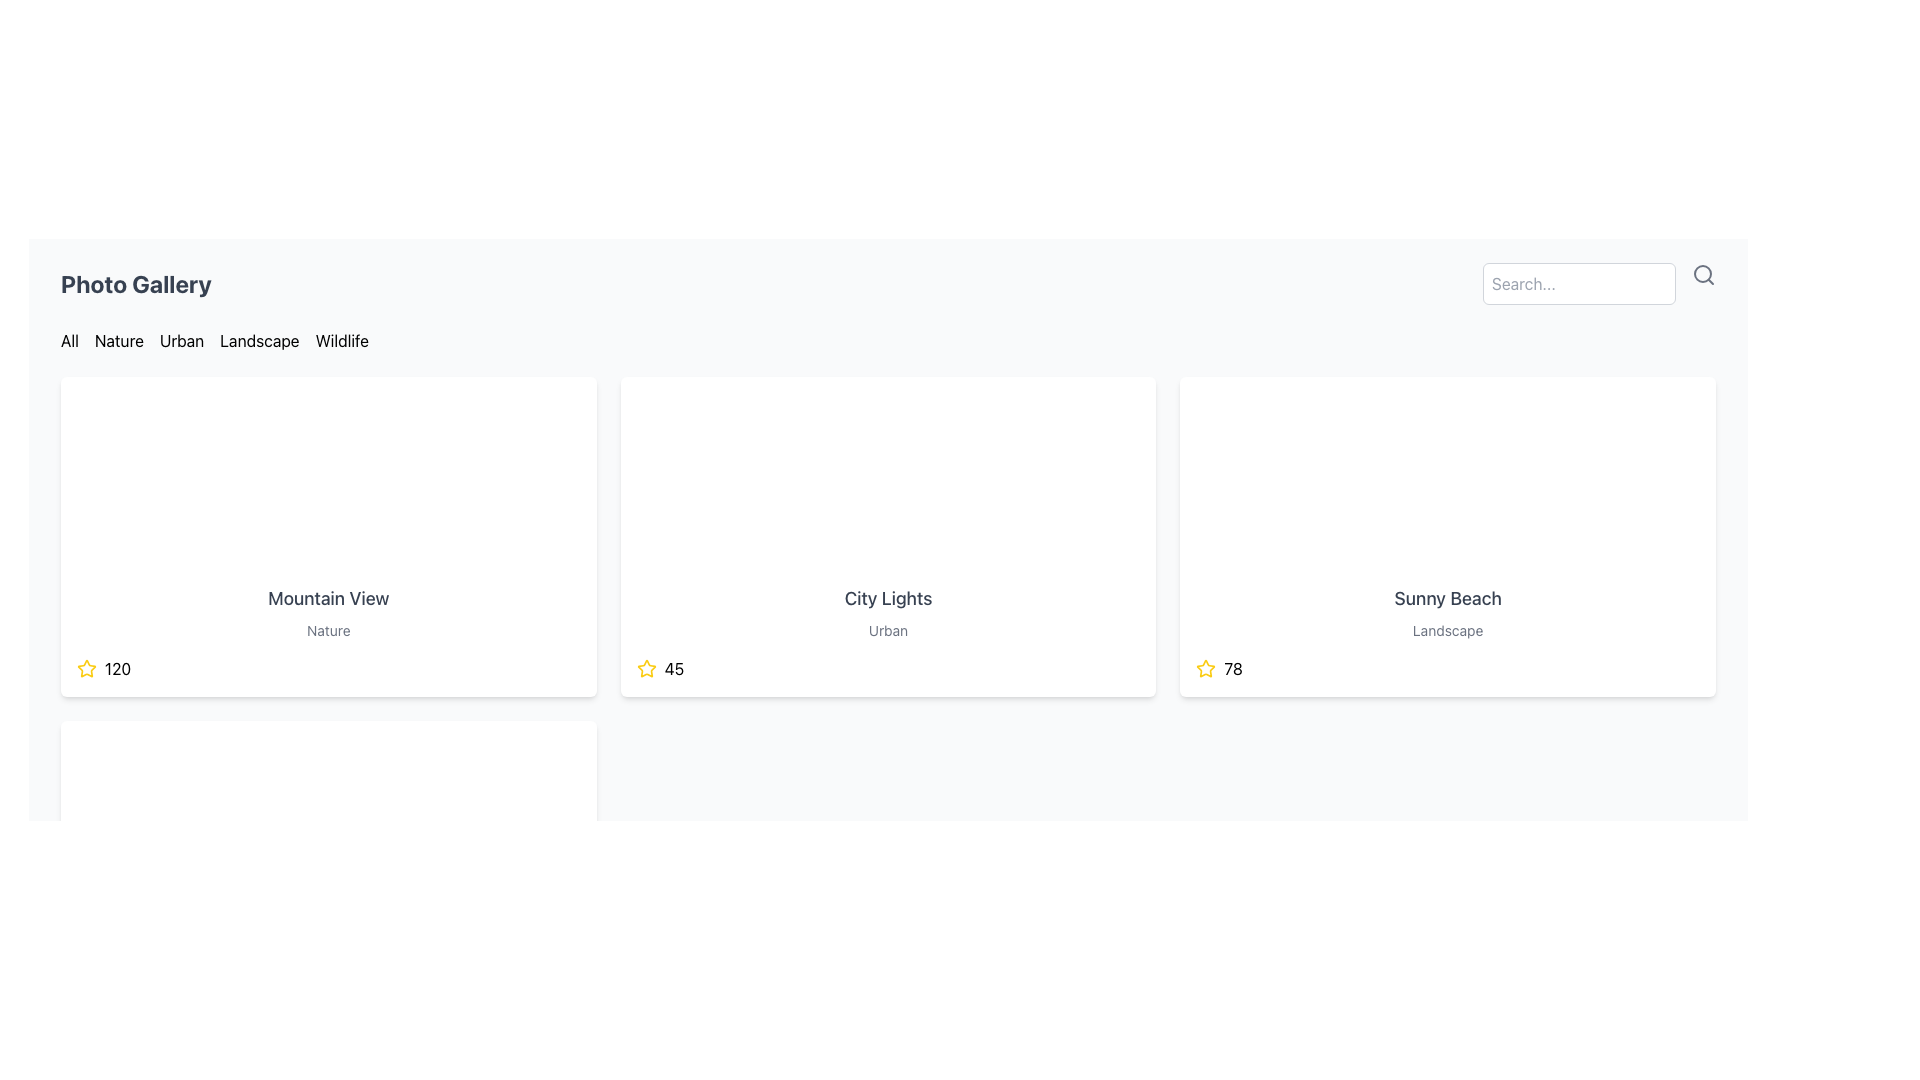  What do you see at coordinates (328, 597) in the screenshot?
I see `text label that serves as the title for the first card in a three-card row, located directly above the text 'Nature'` at bounding box center [328, 597].